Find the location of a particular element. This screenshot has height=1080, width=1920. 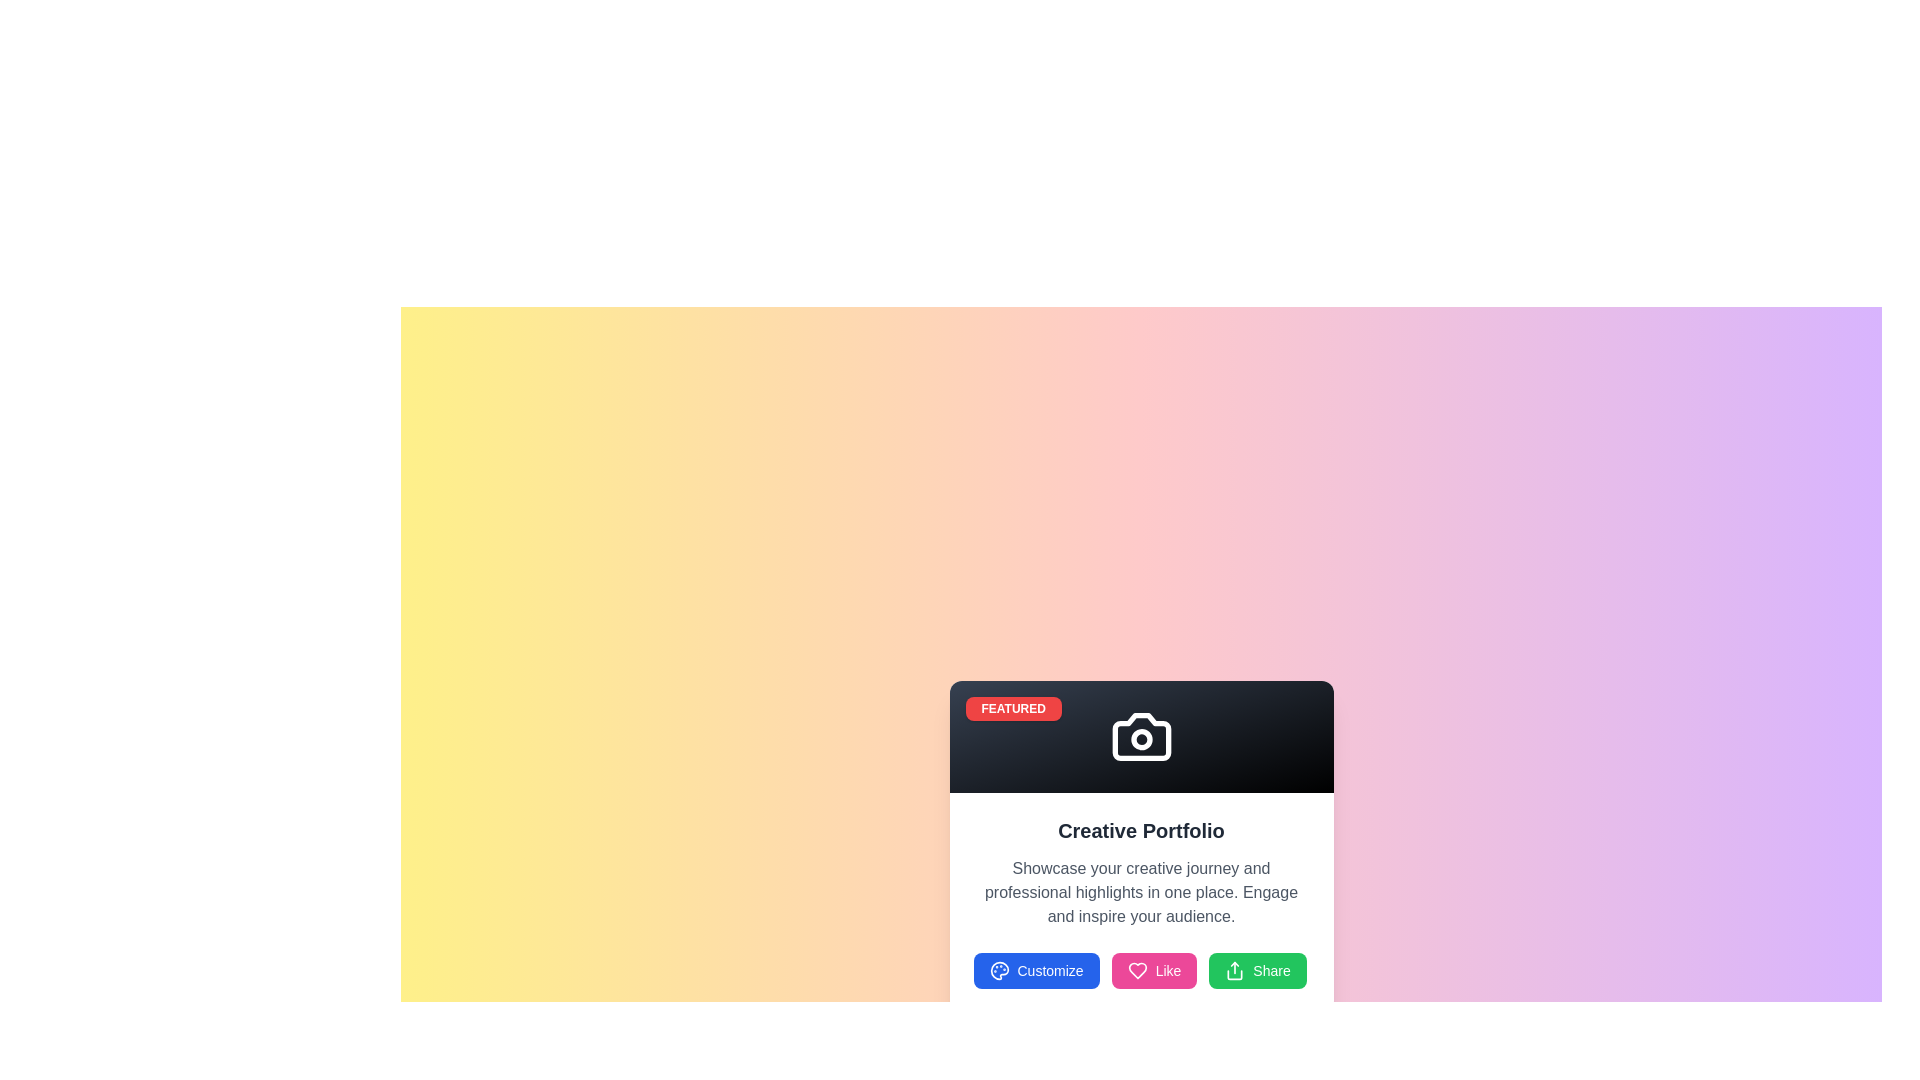

the share button located at the bottom of the card UI component, which is the third button from the left in a horizontal row of three buttons labeled 'Customize', 'Like', and 'Share' is located at coordinates (1256, 970).